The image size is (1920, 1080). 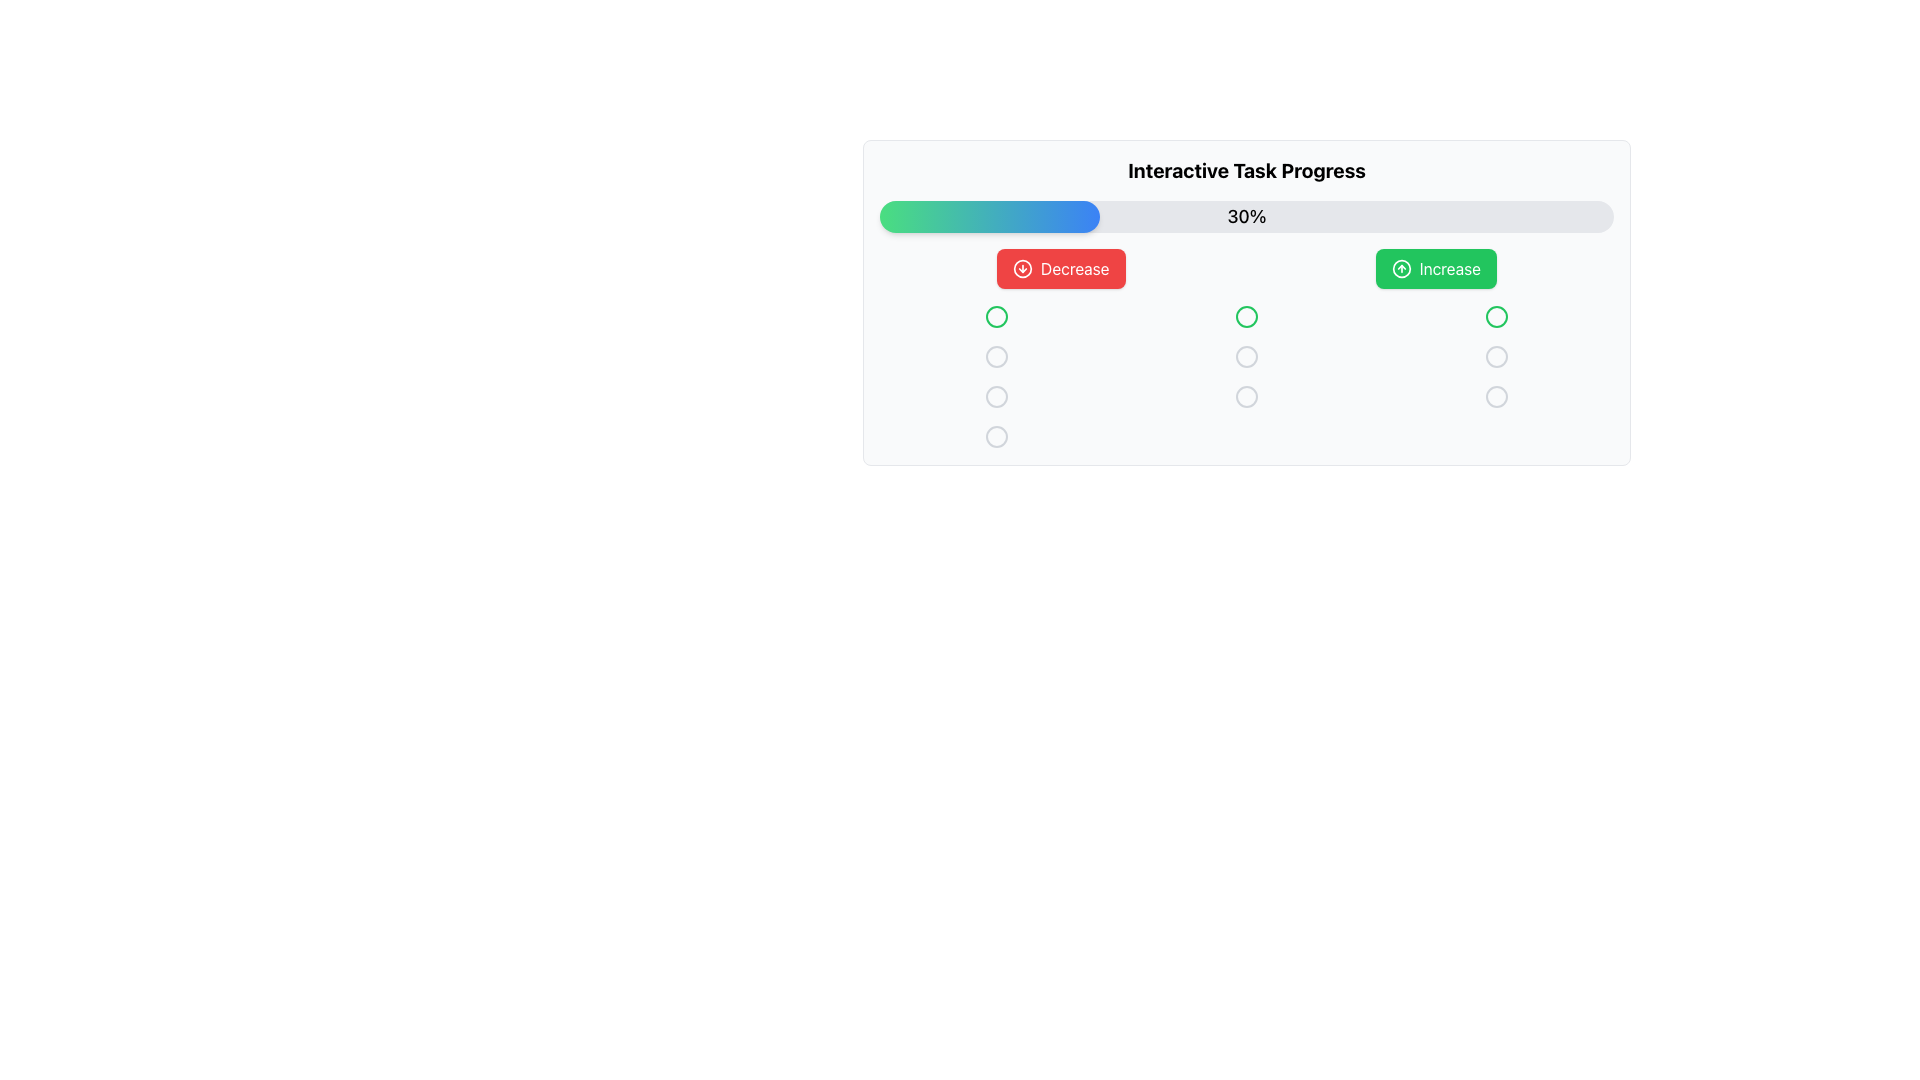 What do you see at coordinates (997, 435) in the screenshot?
I see `the inactive radio button located in the first column of the bottom-most row of a 3-column grid layout` at bounding box center [997, 435].